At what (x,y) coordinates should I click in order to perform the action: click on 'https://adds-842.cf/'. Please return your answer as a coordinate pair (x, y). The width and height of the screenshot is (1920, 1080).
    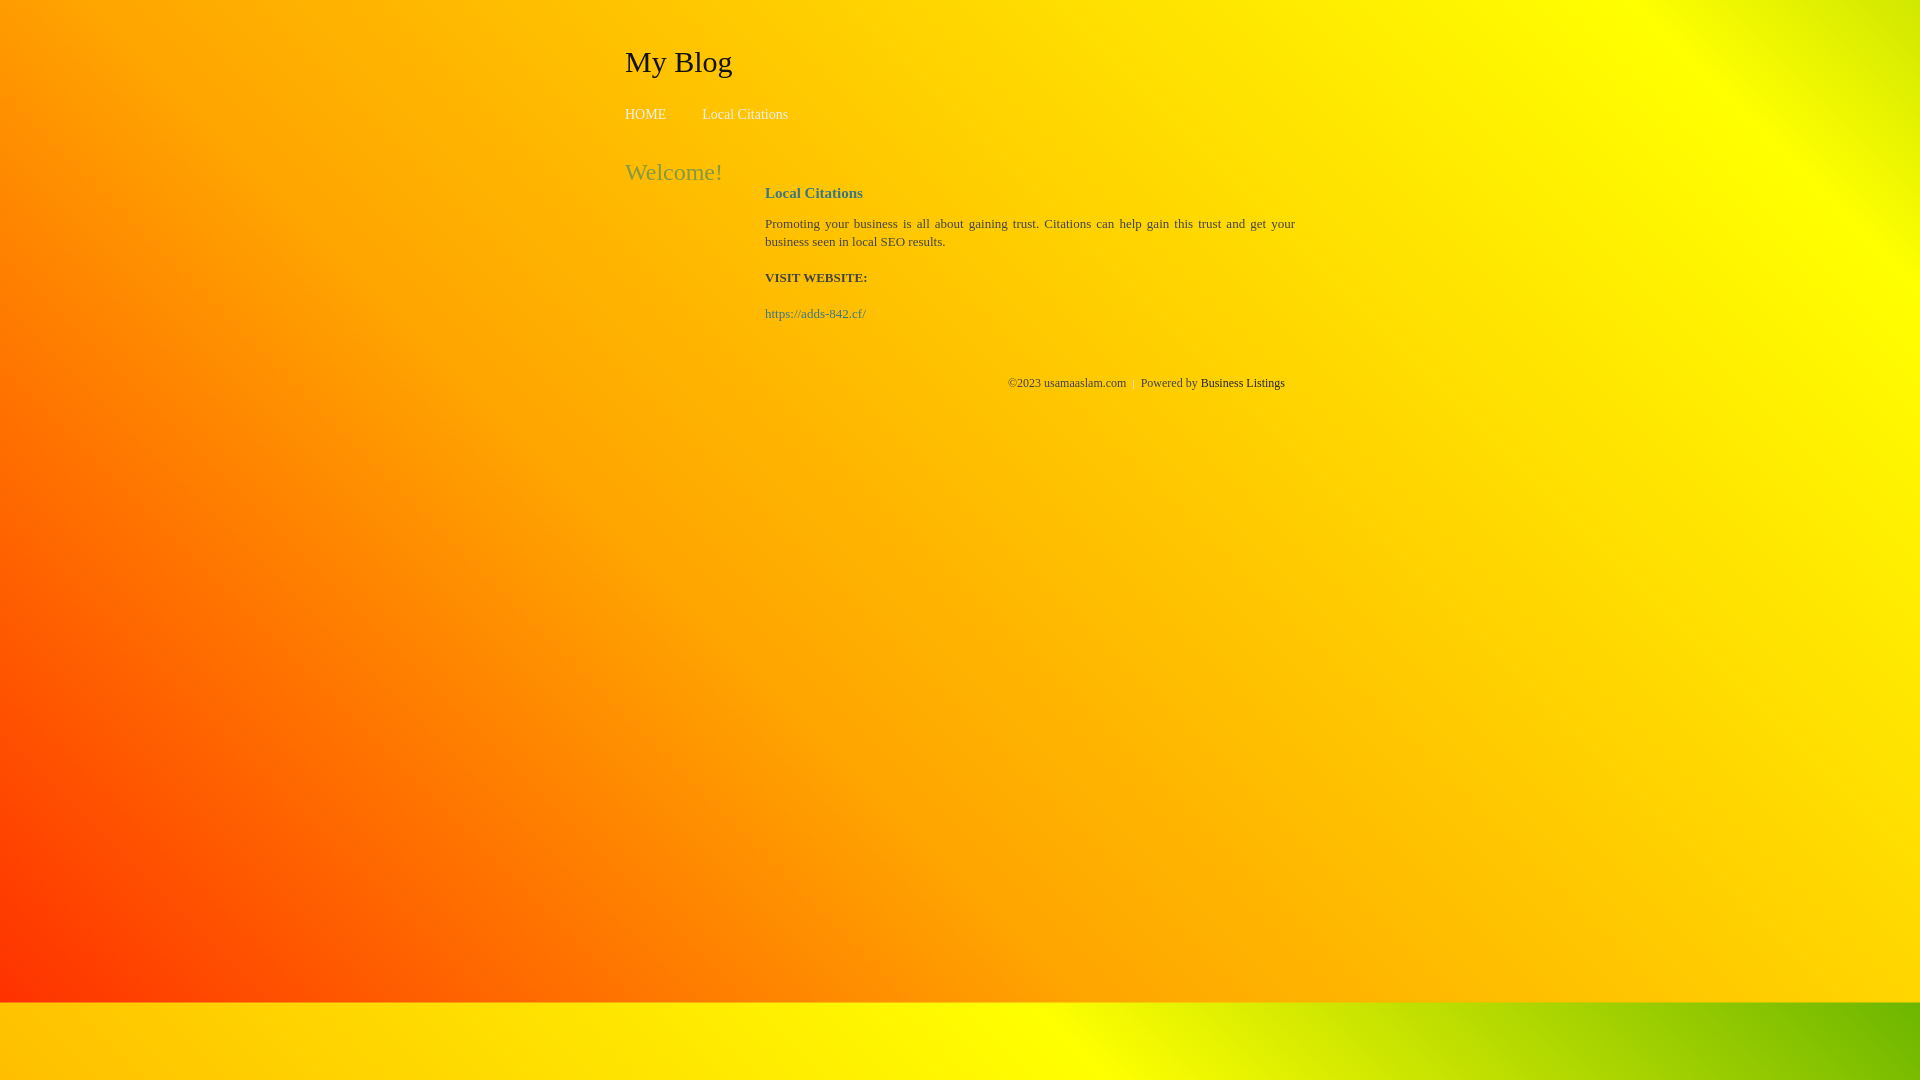
    Looking at the image, I should click on (815, 313).